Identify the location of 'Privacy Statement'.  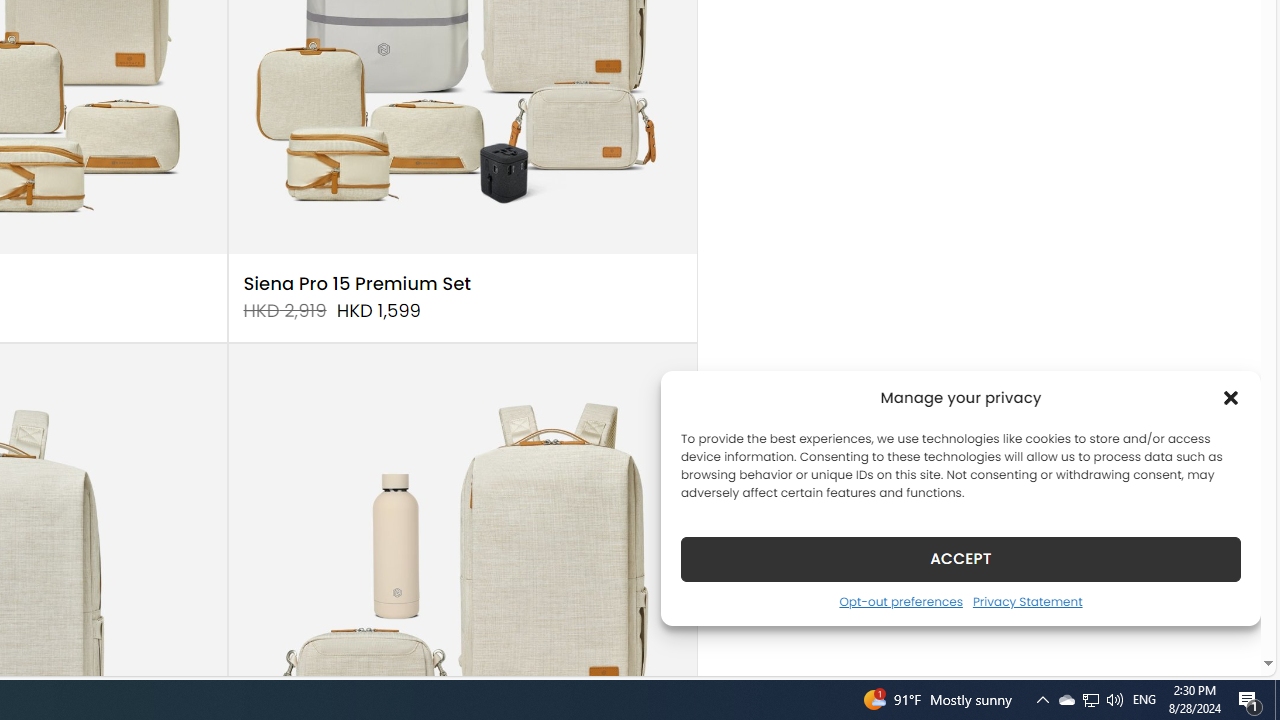
(1027, 600).